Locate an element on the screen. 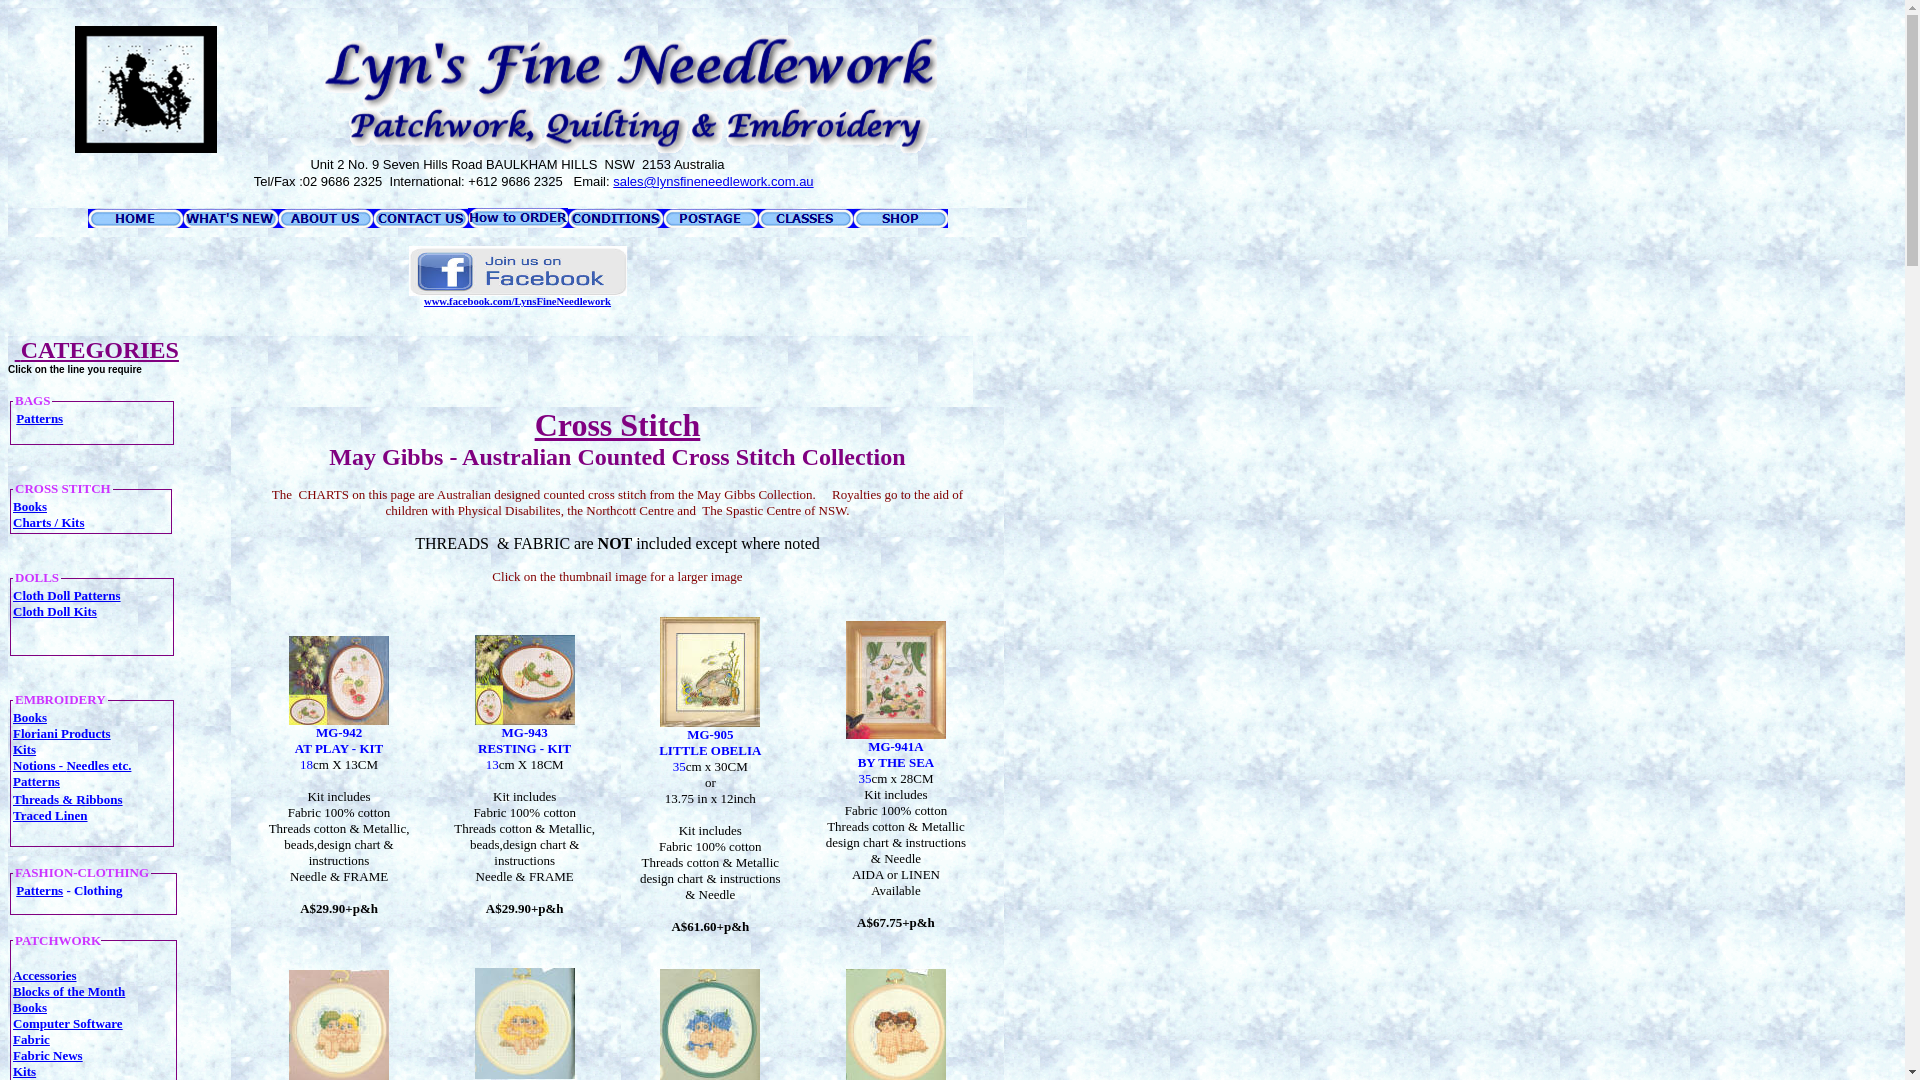 This screenshot has width=1920, height=1080. 'www.facebook.com/LynsFineNeedlework' is located at coordinates (422, 301).